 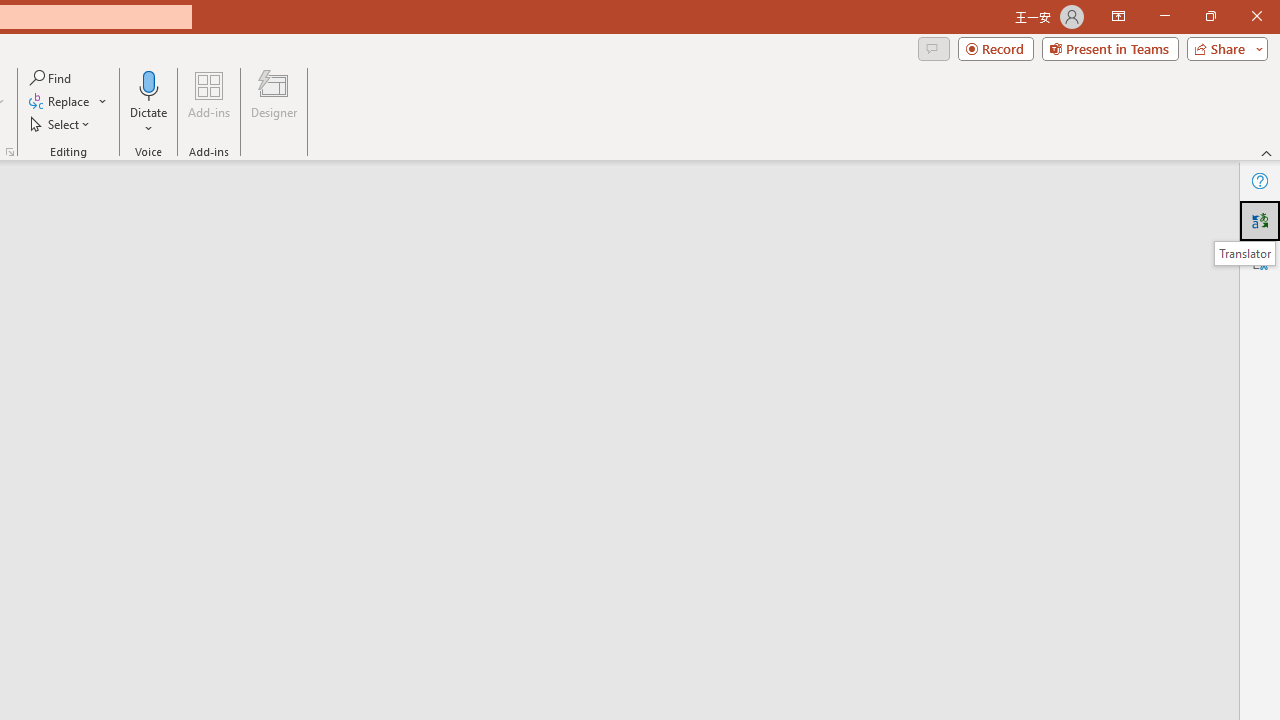 What do you see at coordinates (69, 101) in the screenshot?
I see `'Replace...'` at bounding box center [69, 101].